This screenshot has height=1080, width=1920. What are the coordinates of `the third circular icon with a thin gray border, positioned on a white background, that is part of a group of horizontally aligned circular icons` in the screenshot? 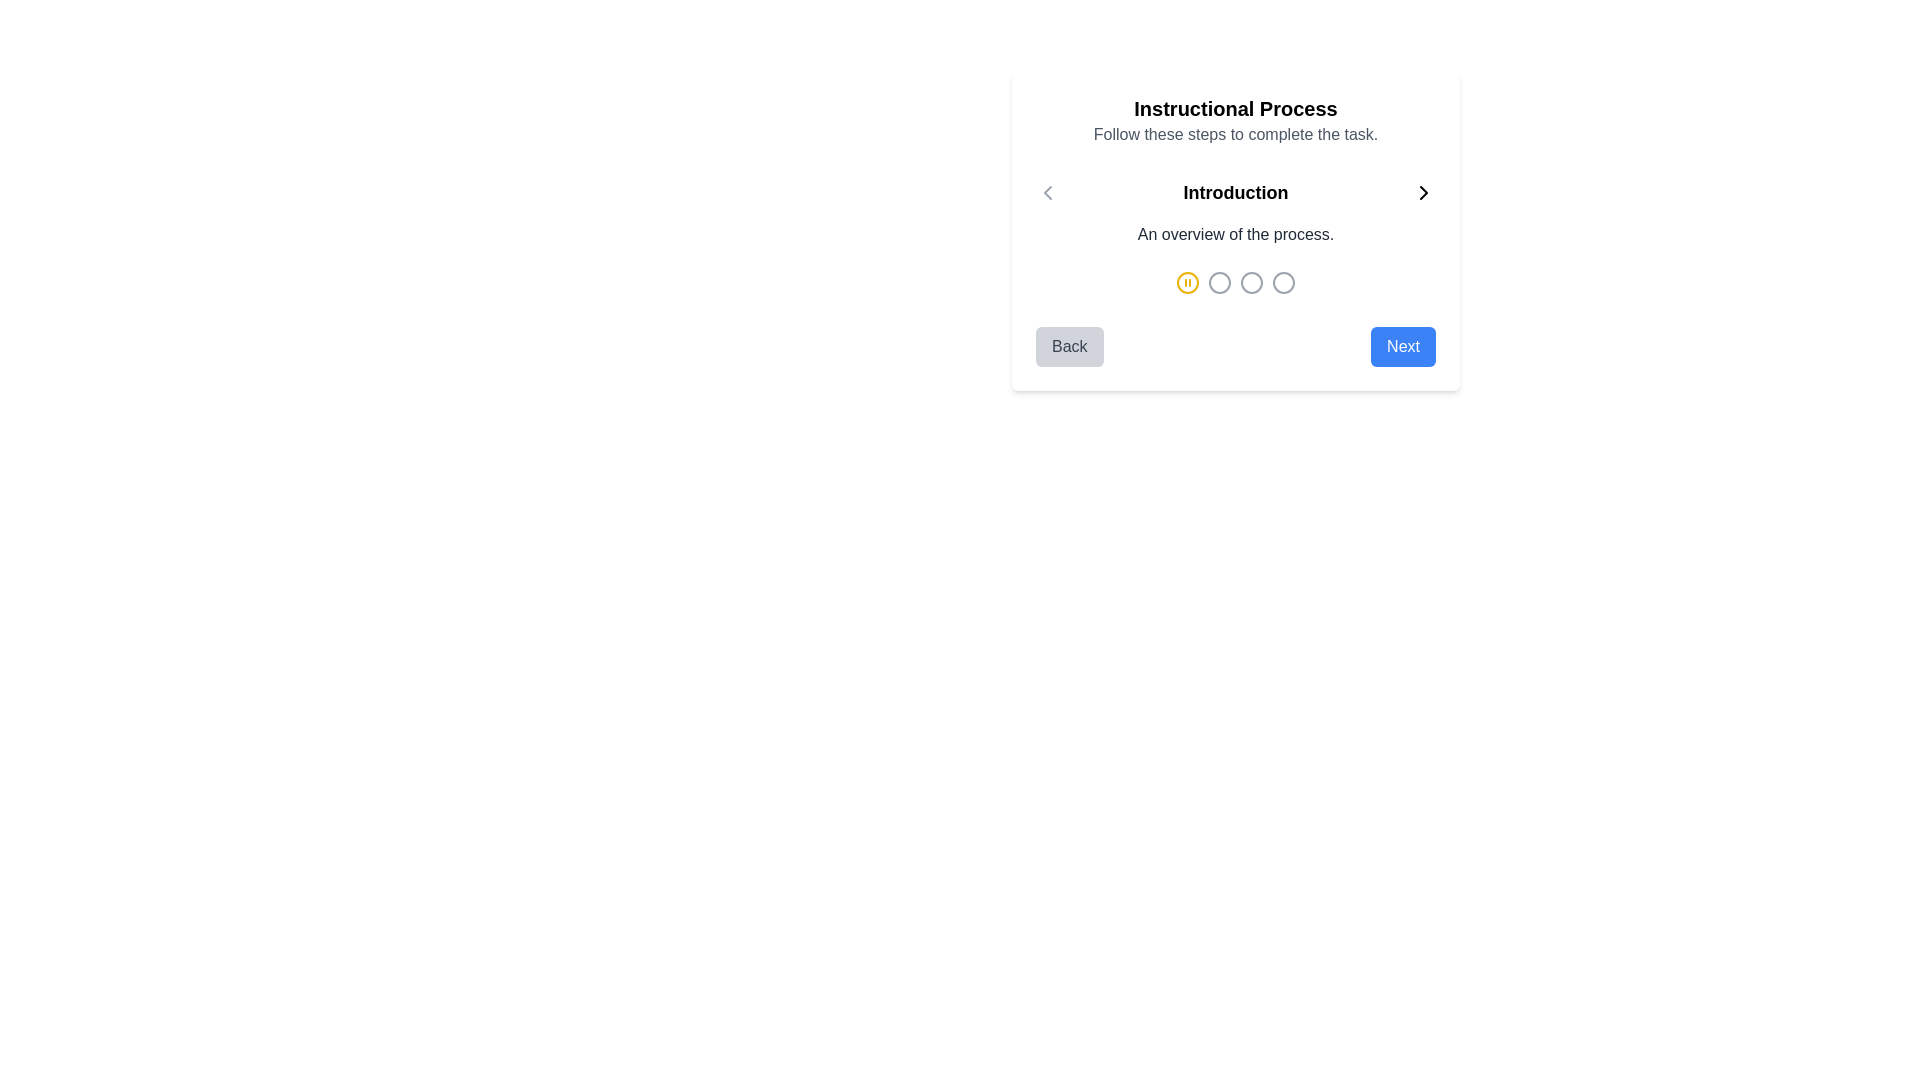 It's located at (1218, 282).